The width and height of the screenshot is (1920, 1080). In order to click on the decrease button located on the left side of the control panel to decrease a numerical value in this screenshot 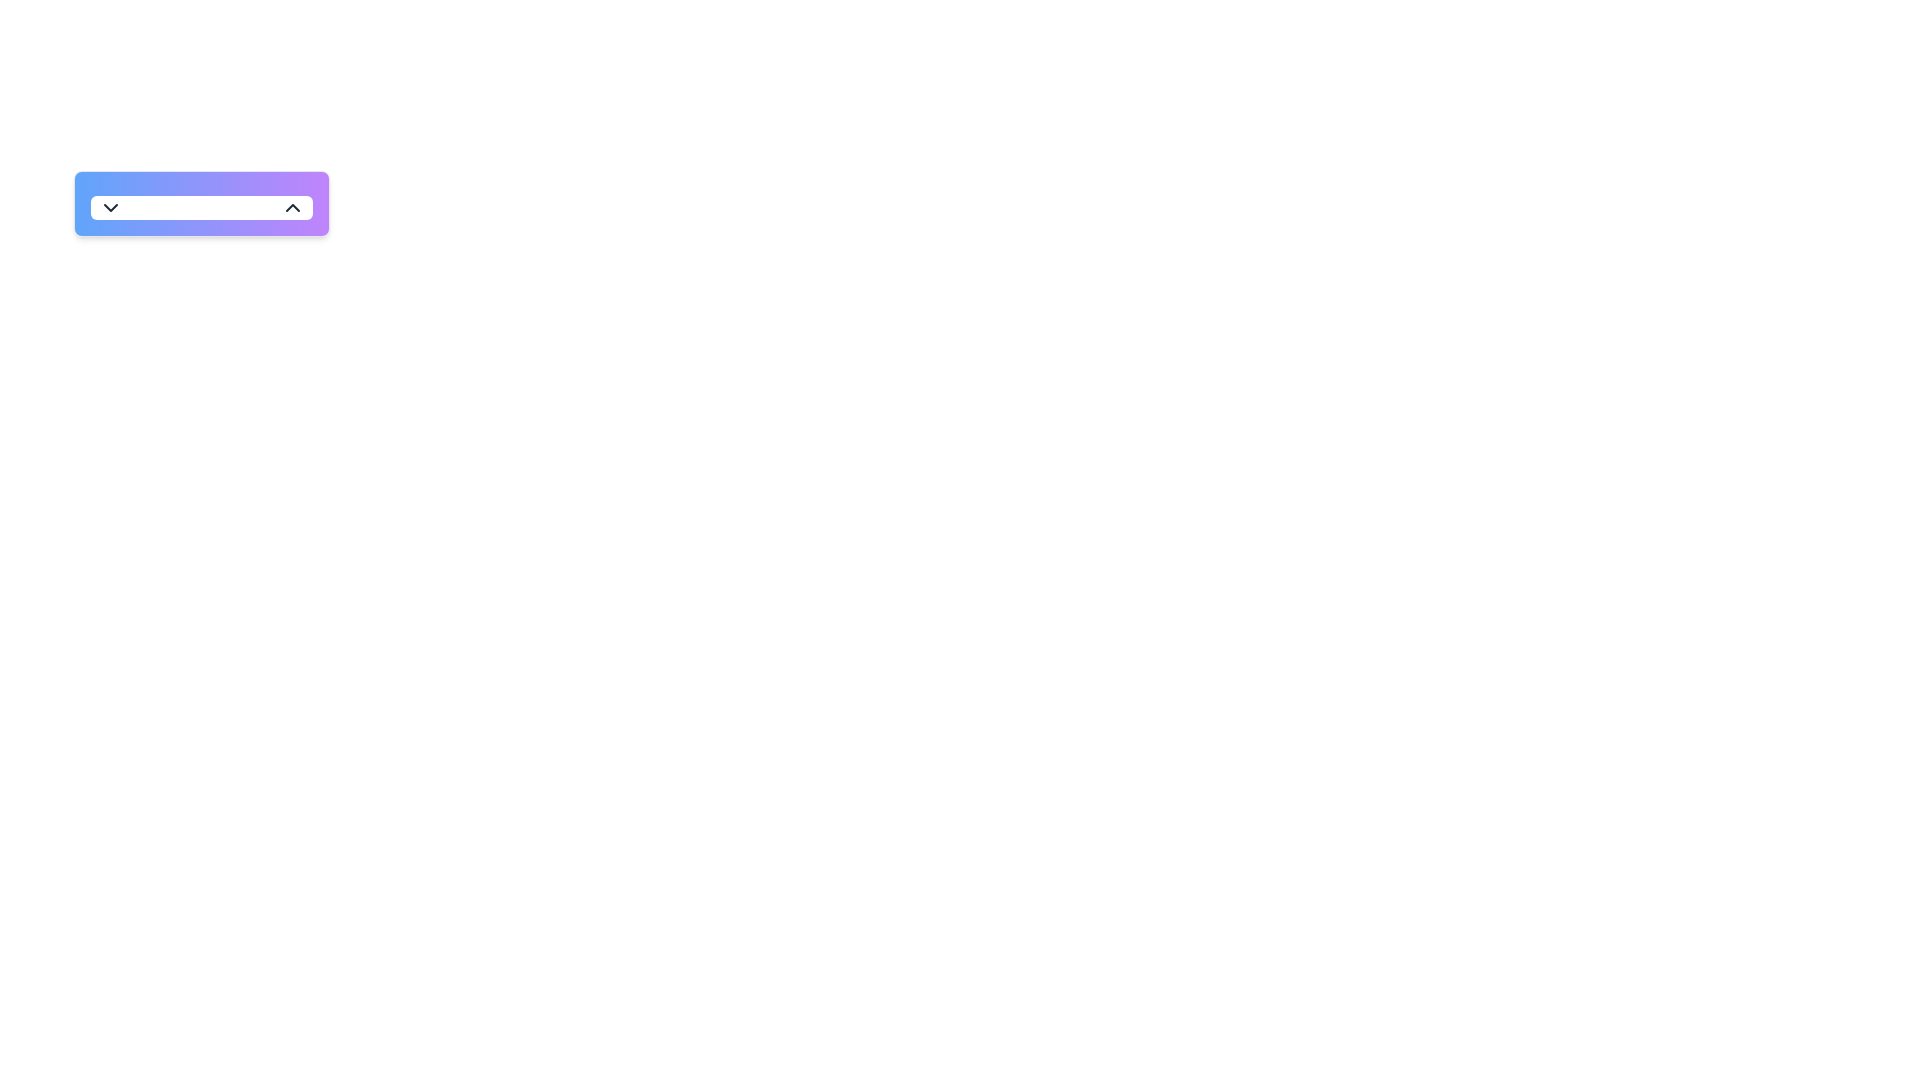, I will do `click(109, 208)`.